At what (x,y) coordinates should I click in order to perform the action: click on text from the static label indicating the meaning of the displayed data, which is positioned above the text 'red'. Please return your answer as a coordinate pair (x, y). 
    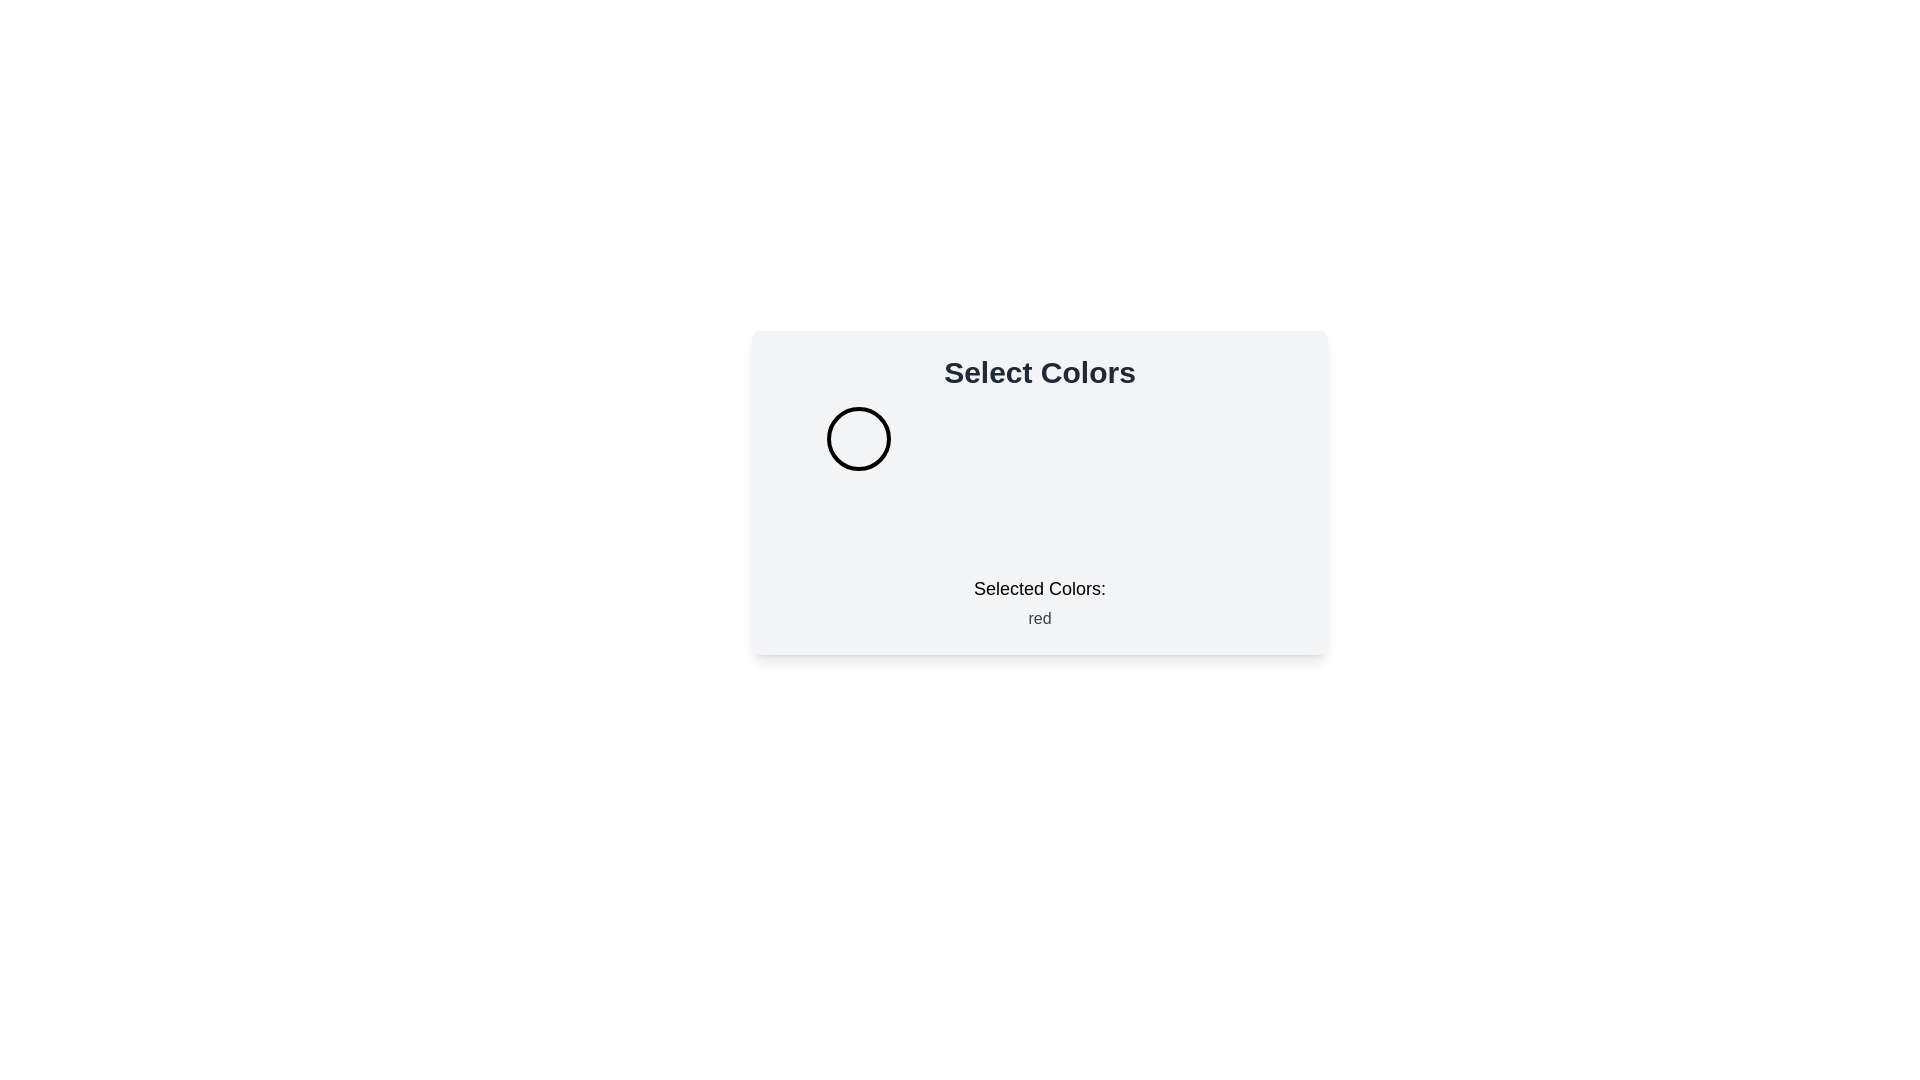
    Looking at the image, I should click on (1040, 588).